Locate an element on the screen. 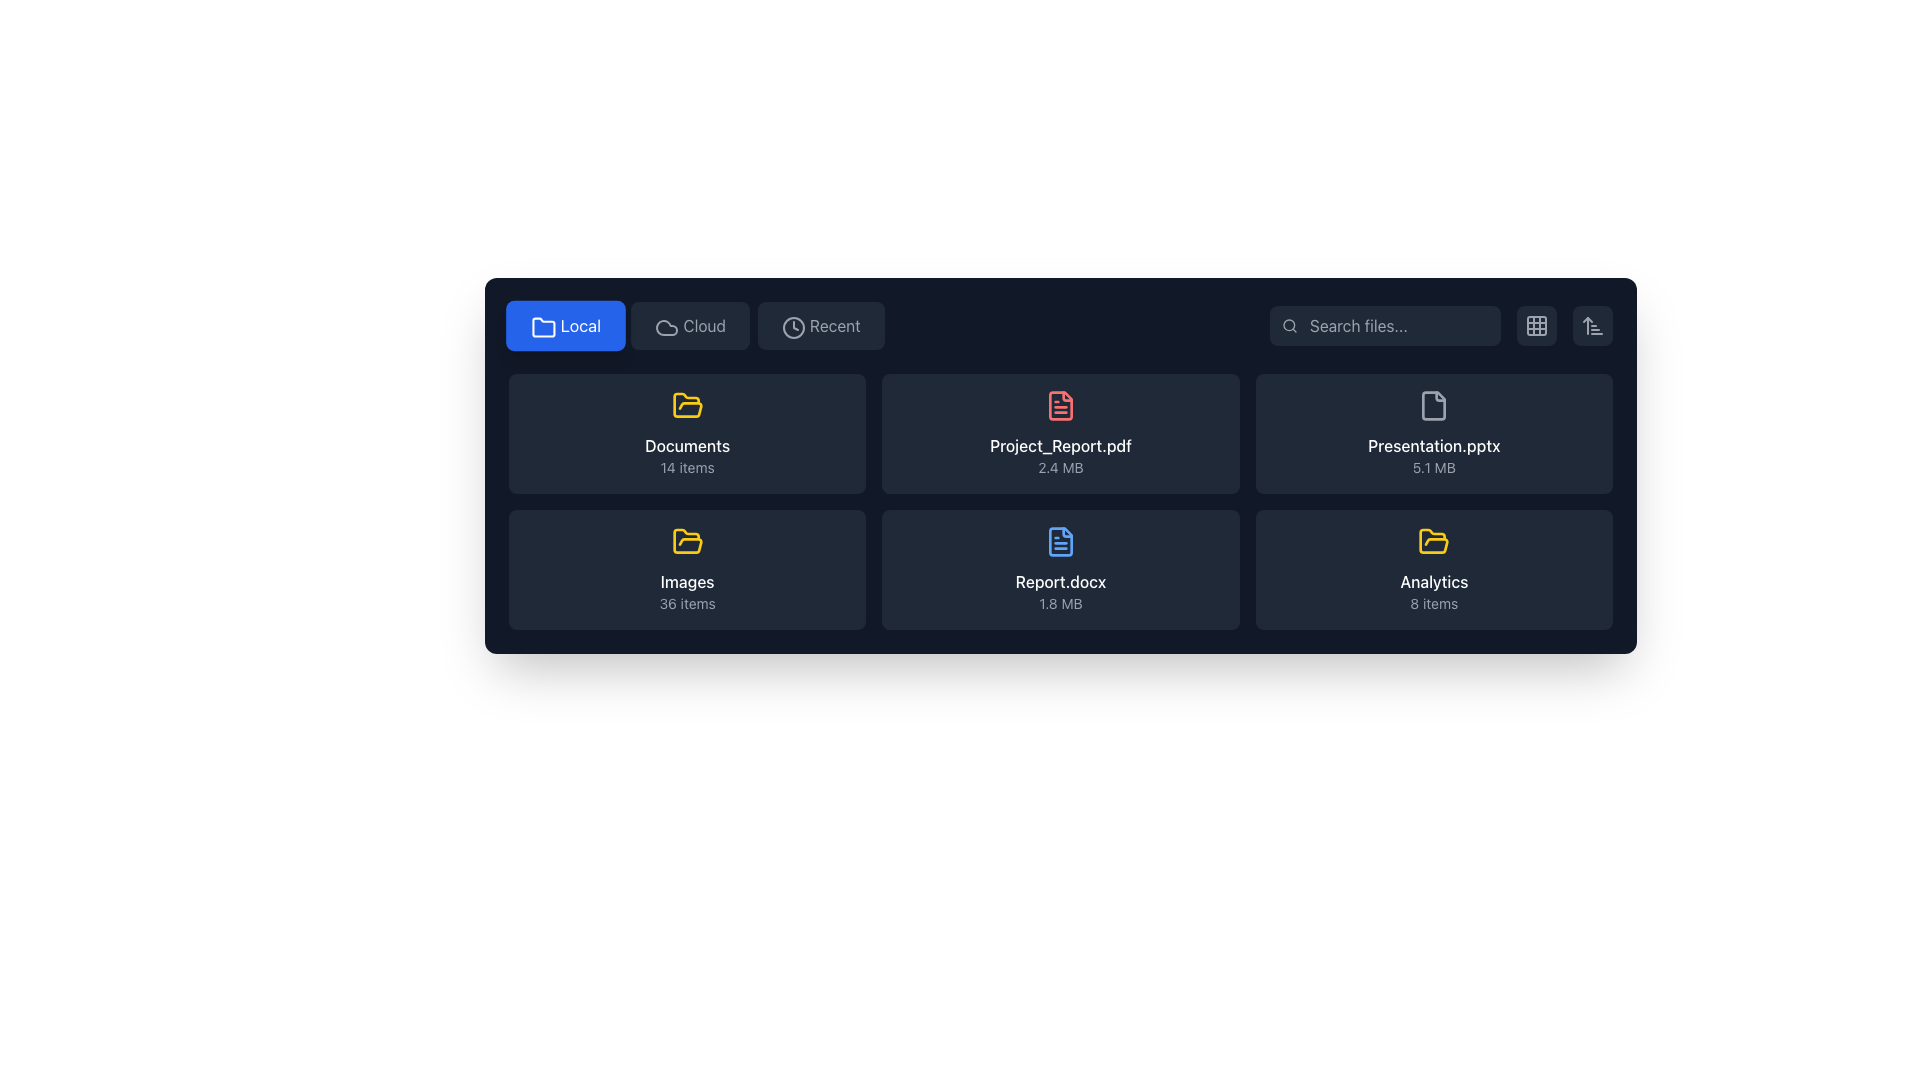  the textual information display element that shows the file name 'Presentation.pptx' and size '5.1 MB' located on the fourth card in a 2x3 tile layout is located at coordinates (1433, 455).